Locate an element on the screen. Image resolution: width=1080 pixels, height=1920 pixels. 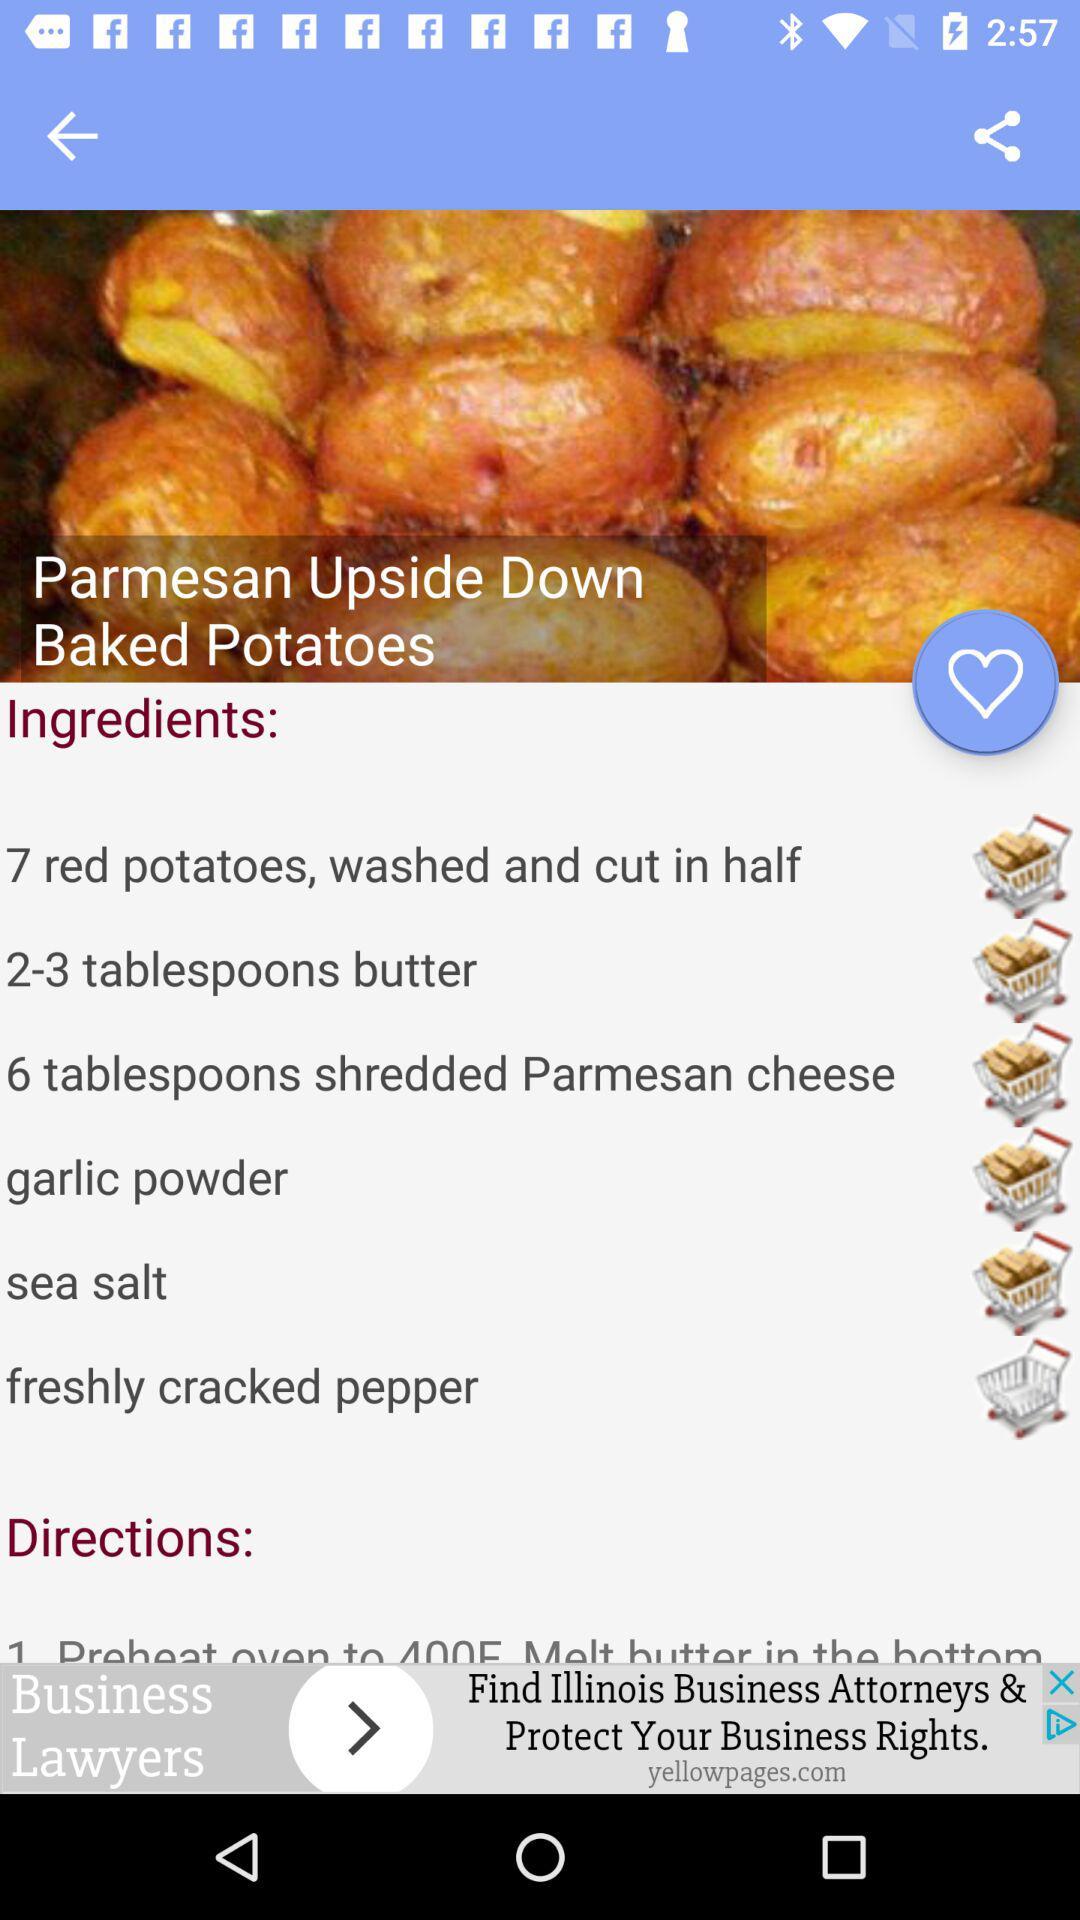
back button is located at coordinates (71, 135).